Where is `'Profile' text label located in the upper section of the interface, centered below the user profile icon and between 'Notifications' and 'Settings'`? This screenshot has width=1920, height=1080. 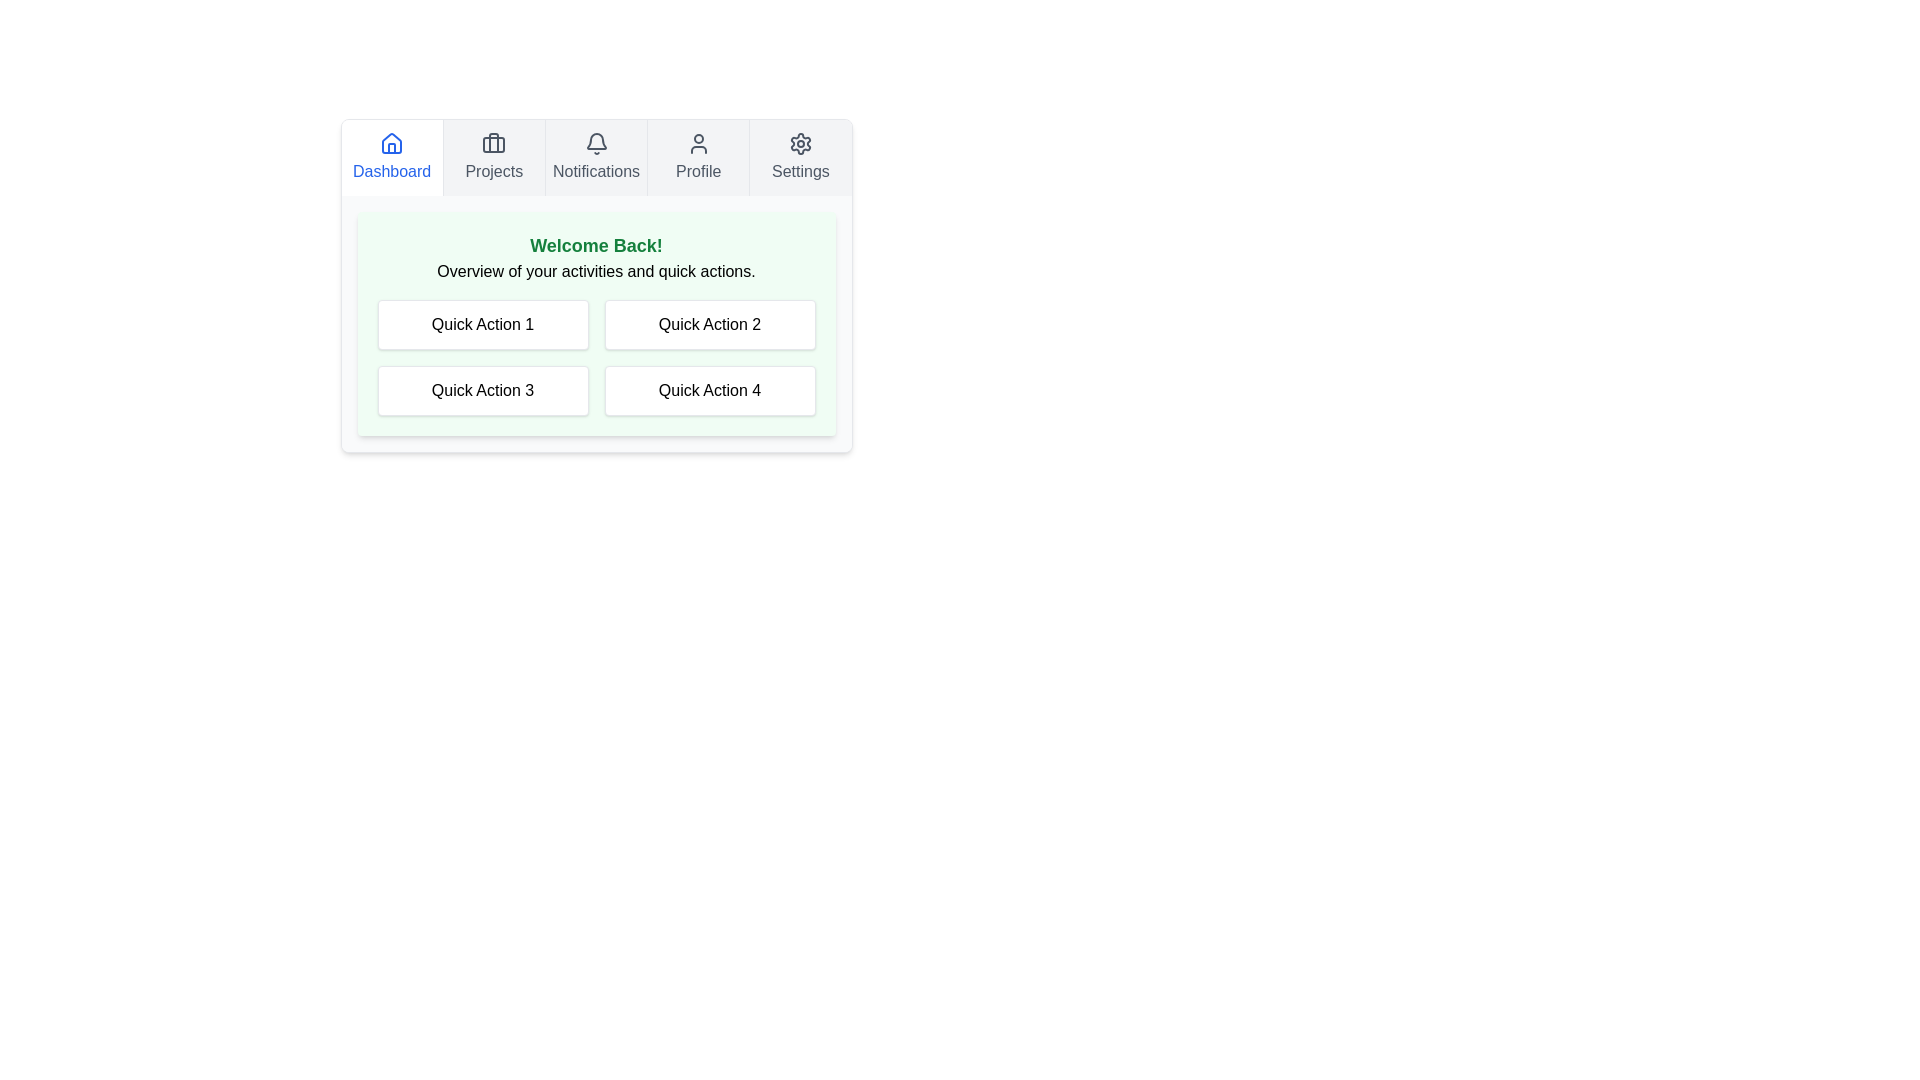
'Profile' text label located in the upper section of the interface, centered below the user profile icon and between 'Notifications' and 'Settings' is located at coordinates (698, 171).